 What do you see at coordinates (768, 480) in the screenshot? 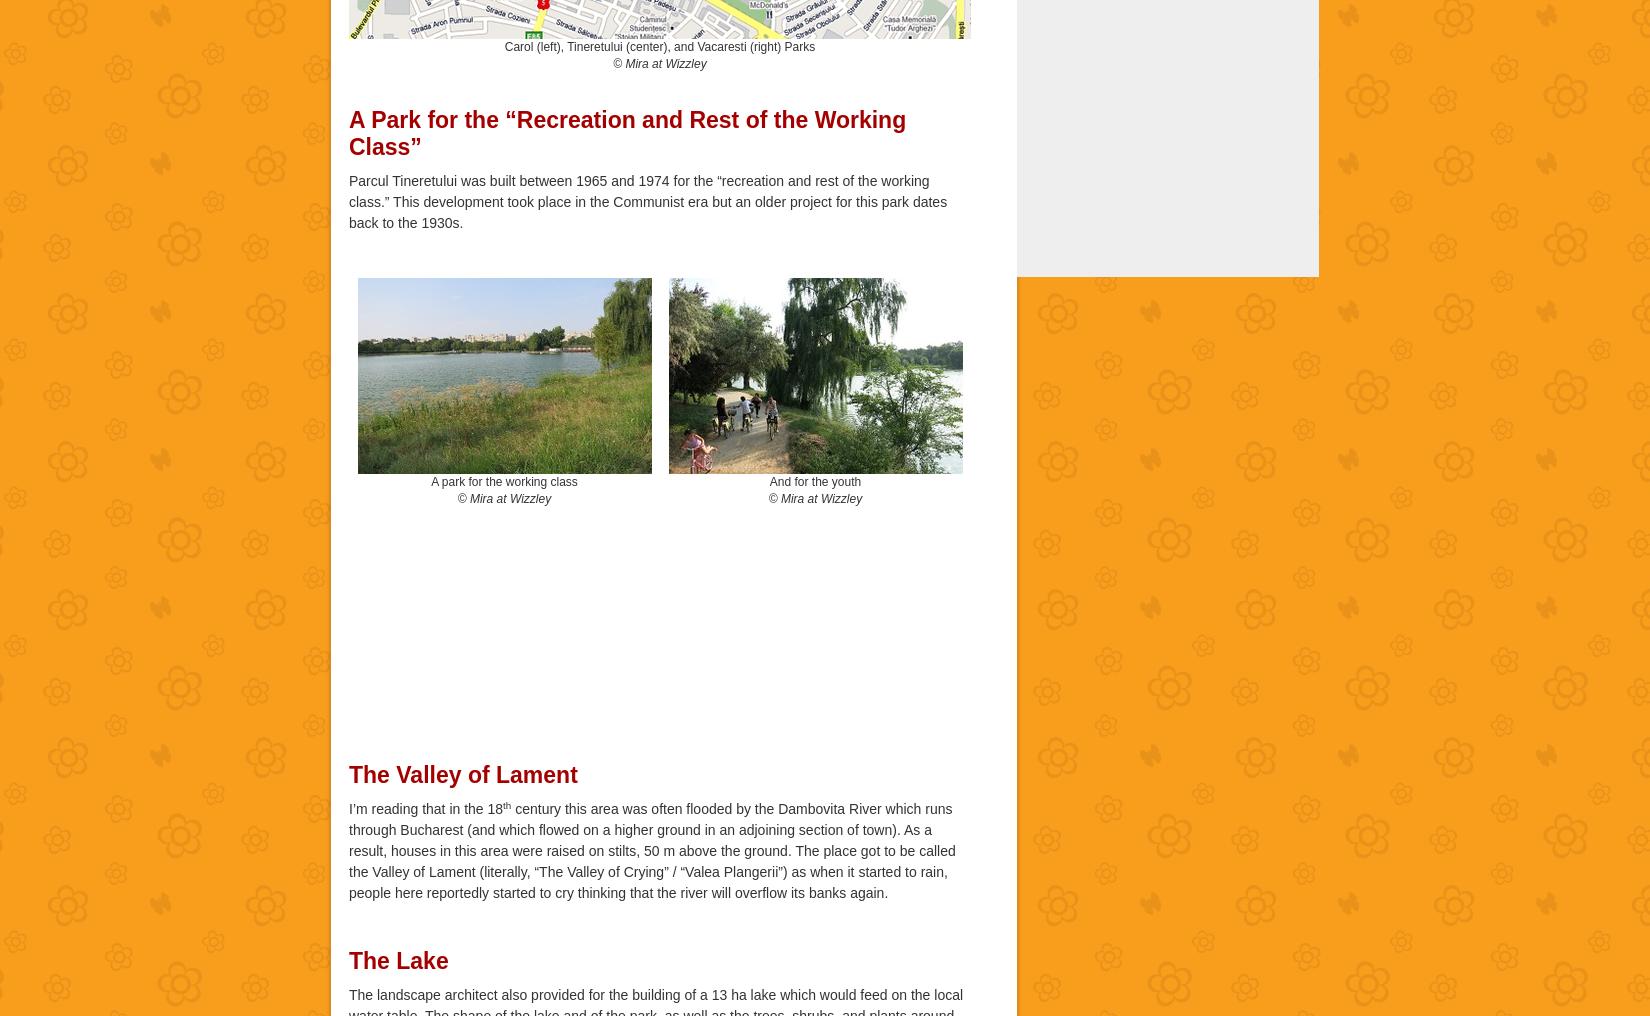
I see `'And for the youth'` at bounding box center [768, 480].